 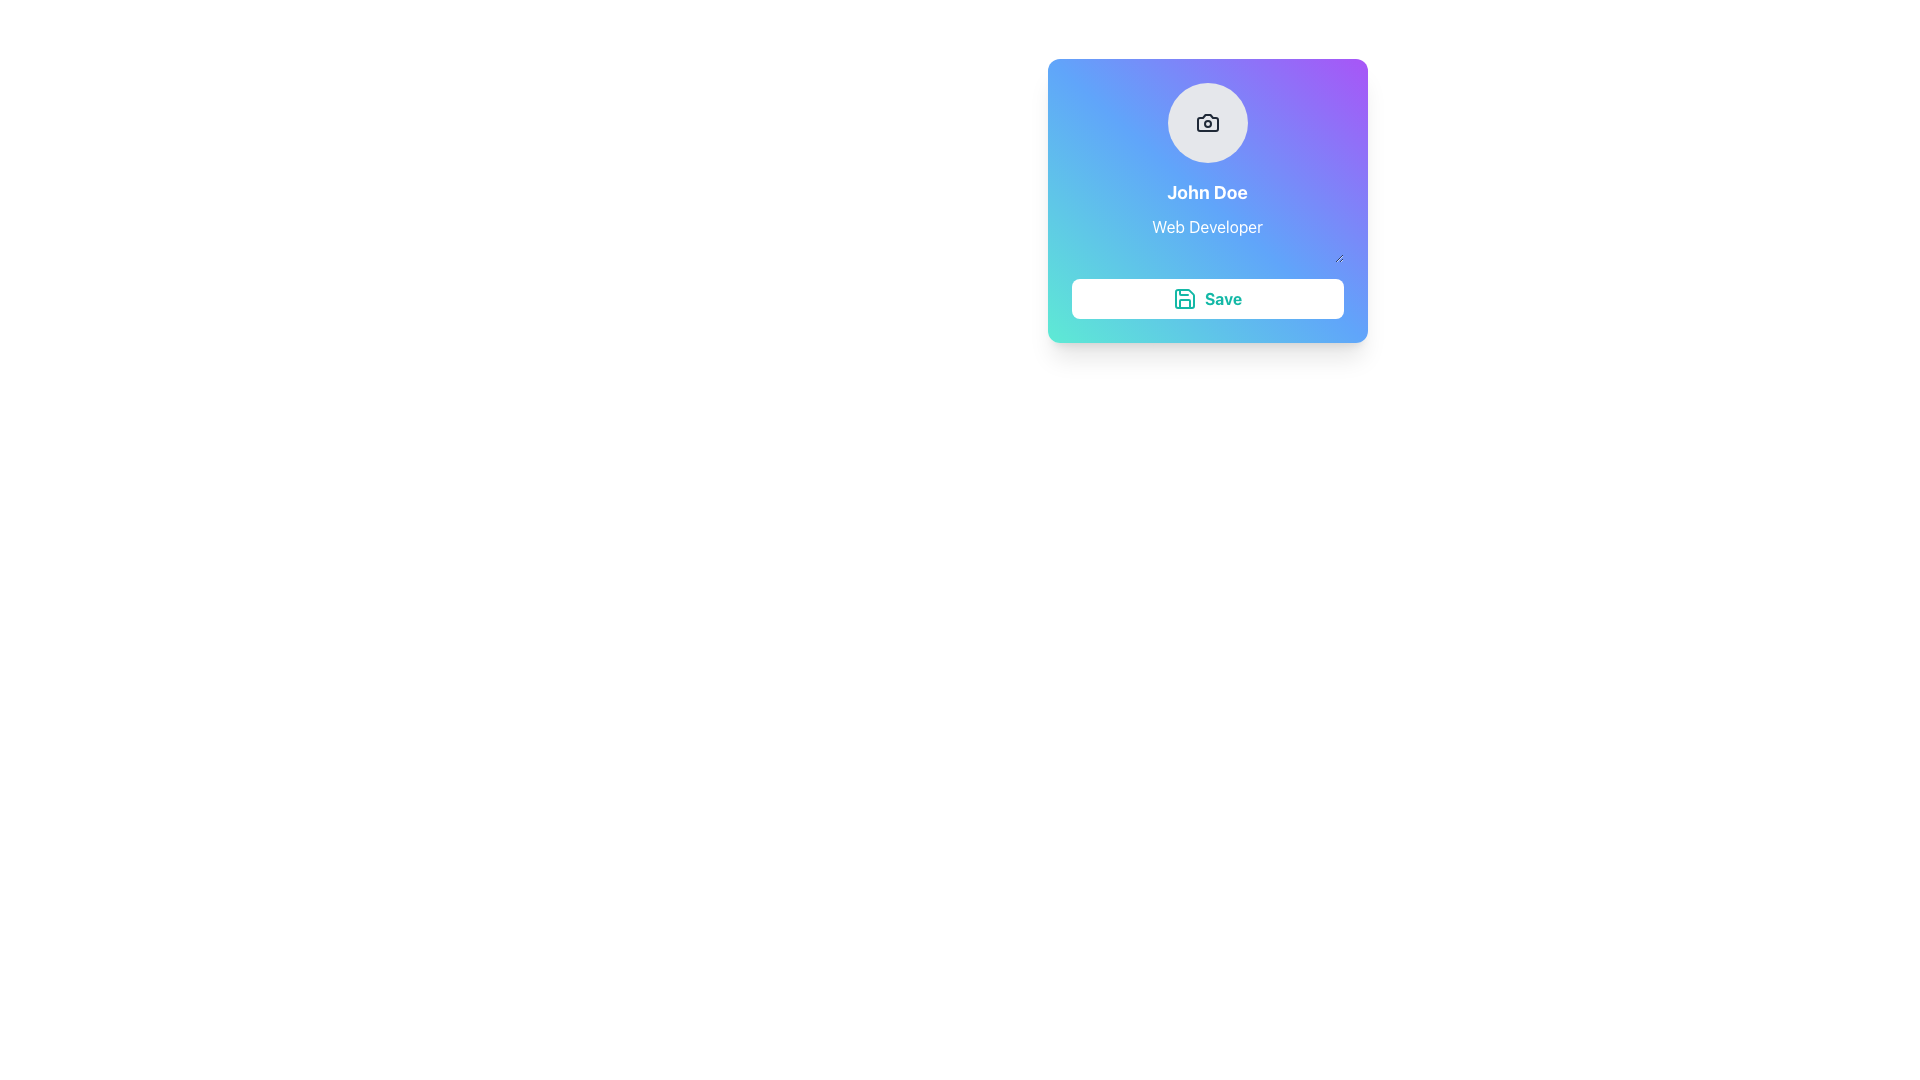 I want to click on the 'Save' button, which has a white background, teal text, and a floppy disk icon, located centrally below the text fields for 'John Doe' and 'Web Developer', so click(x=1206, y=299).